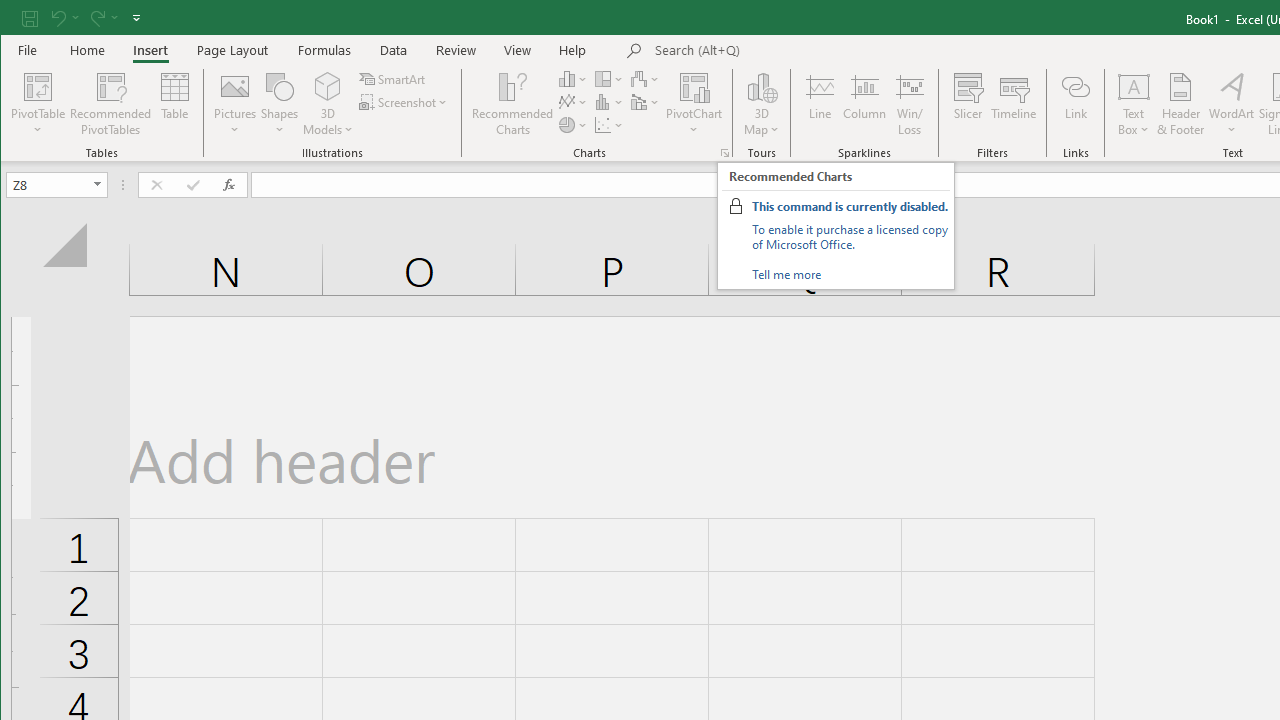 The image size is (1280, 720). What do you see at coordinates (328, 85) in the screenshot?
I see `'3D Models'` at bounding box center [328, 85].